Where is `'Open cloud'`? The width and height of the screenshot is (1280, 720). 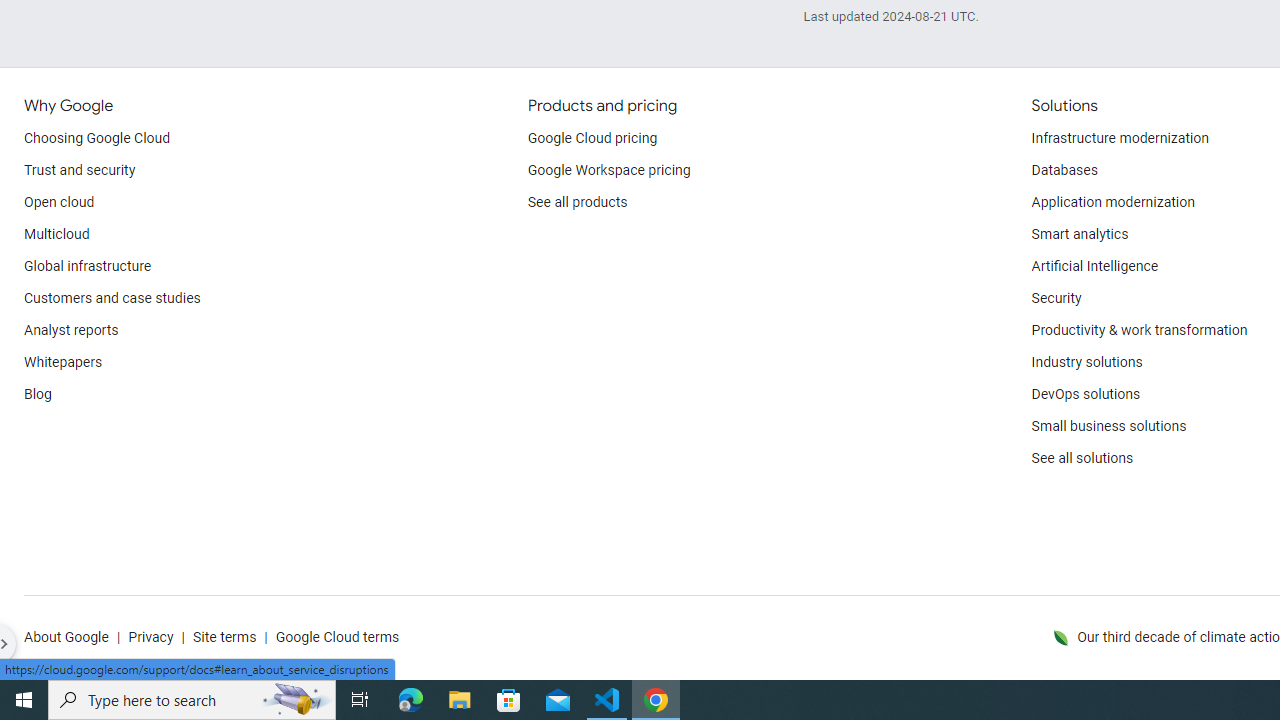 'Open cloud' is located at coordinates (59, 203).